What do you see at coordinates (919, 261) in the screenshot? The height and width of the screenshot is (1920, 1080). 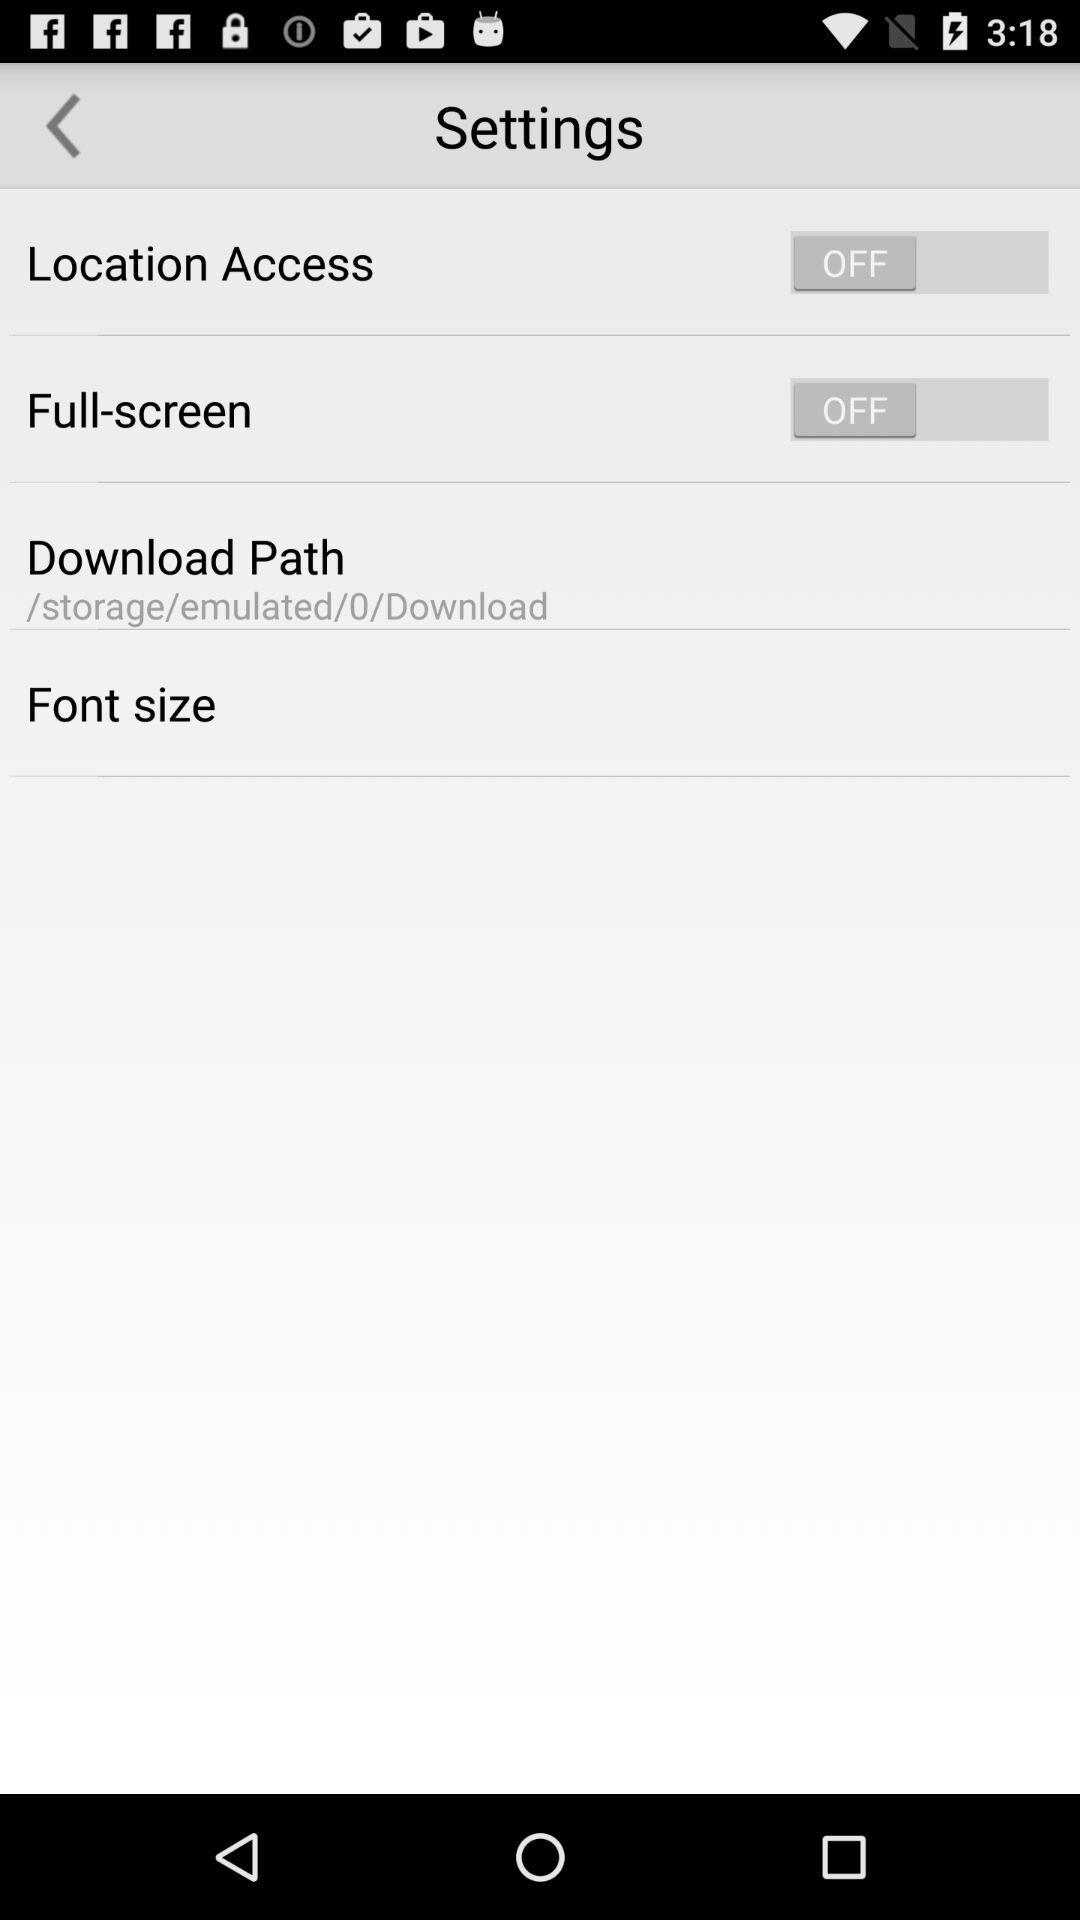 I see `the icon next to location access item` at bounding box center [919, 261].